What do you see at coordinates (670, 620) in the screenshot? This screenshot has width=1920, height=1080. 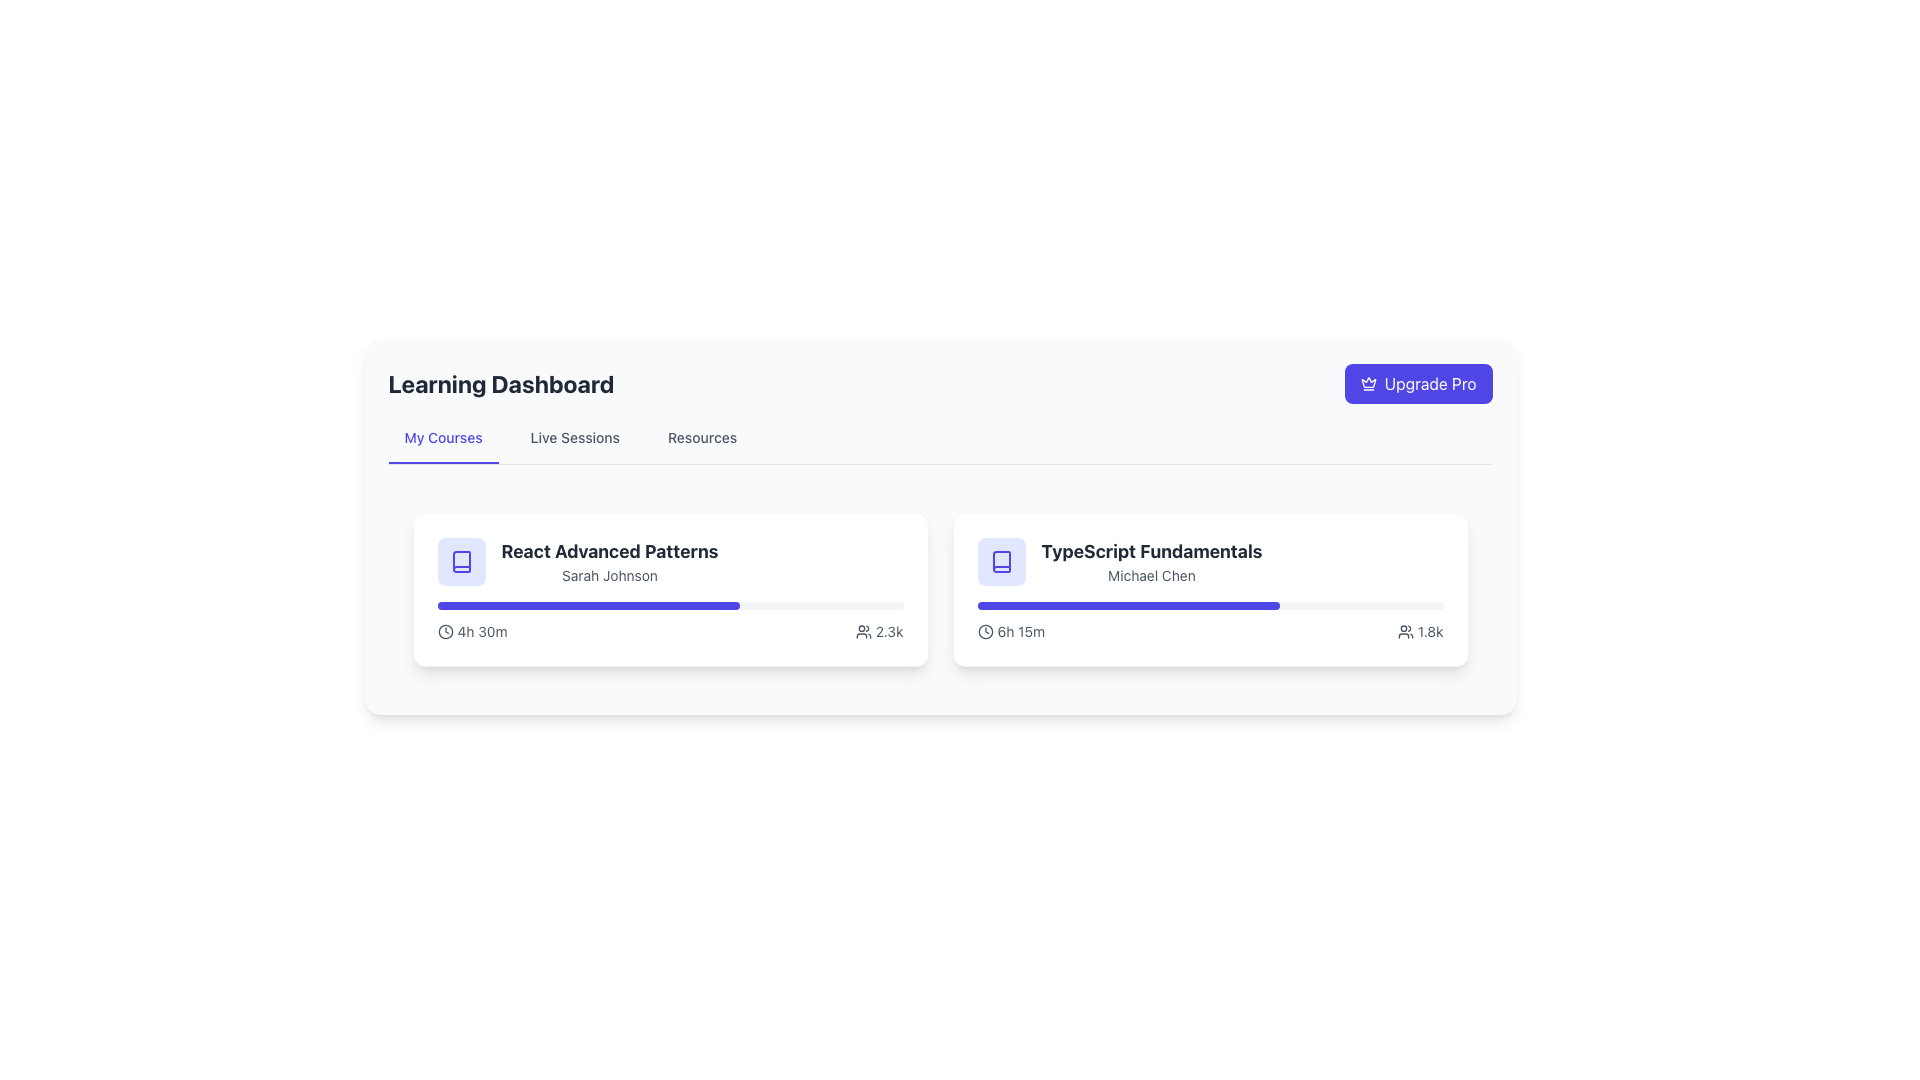 I see `the progress bar located at the bottom of the 'React Advanced Patterns' card under the title 'Sarah Johnson', which visually indicates the completion percentage of a task` at bounding box center [670, 620].